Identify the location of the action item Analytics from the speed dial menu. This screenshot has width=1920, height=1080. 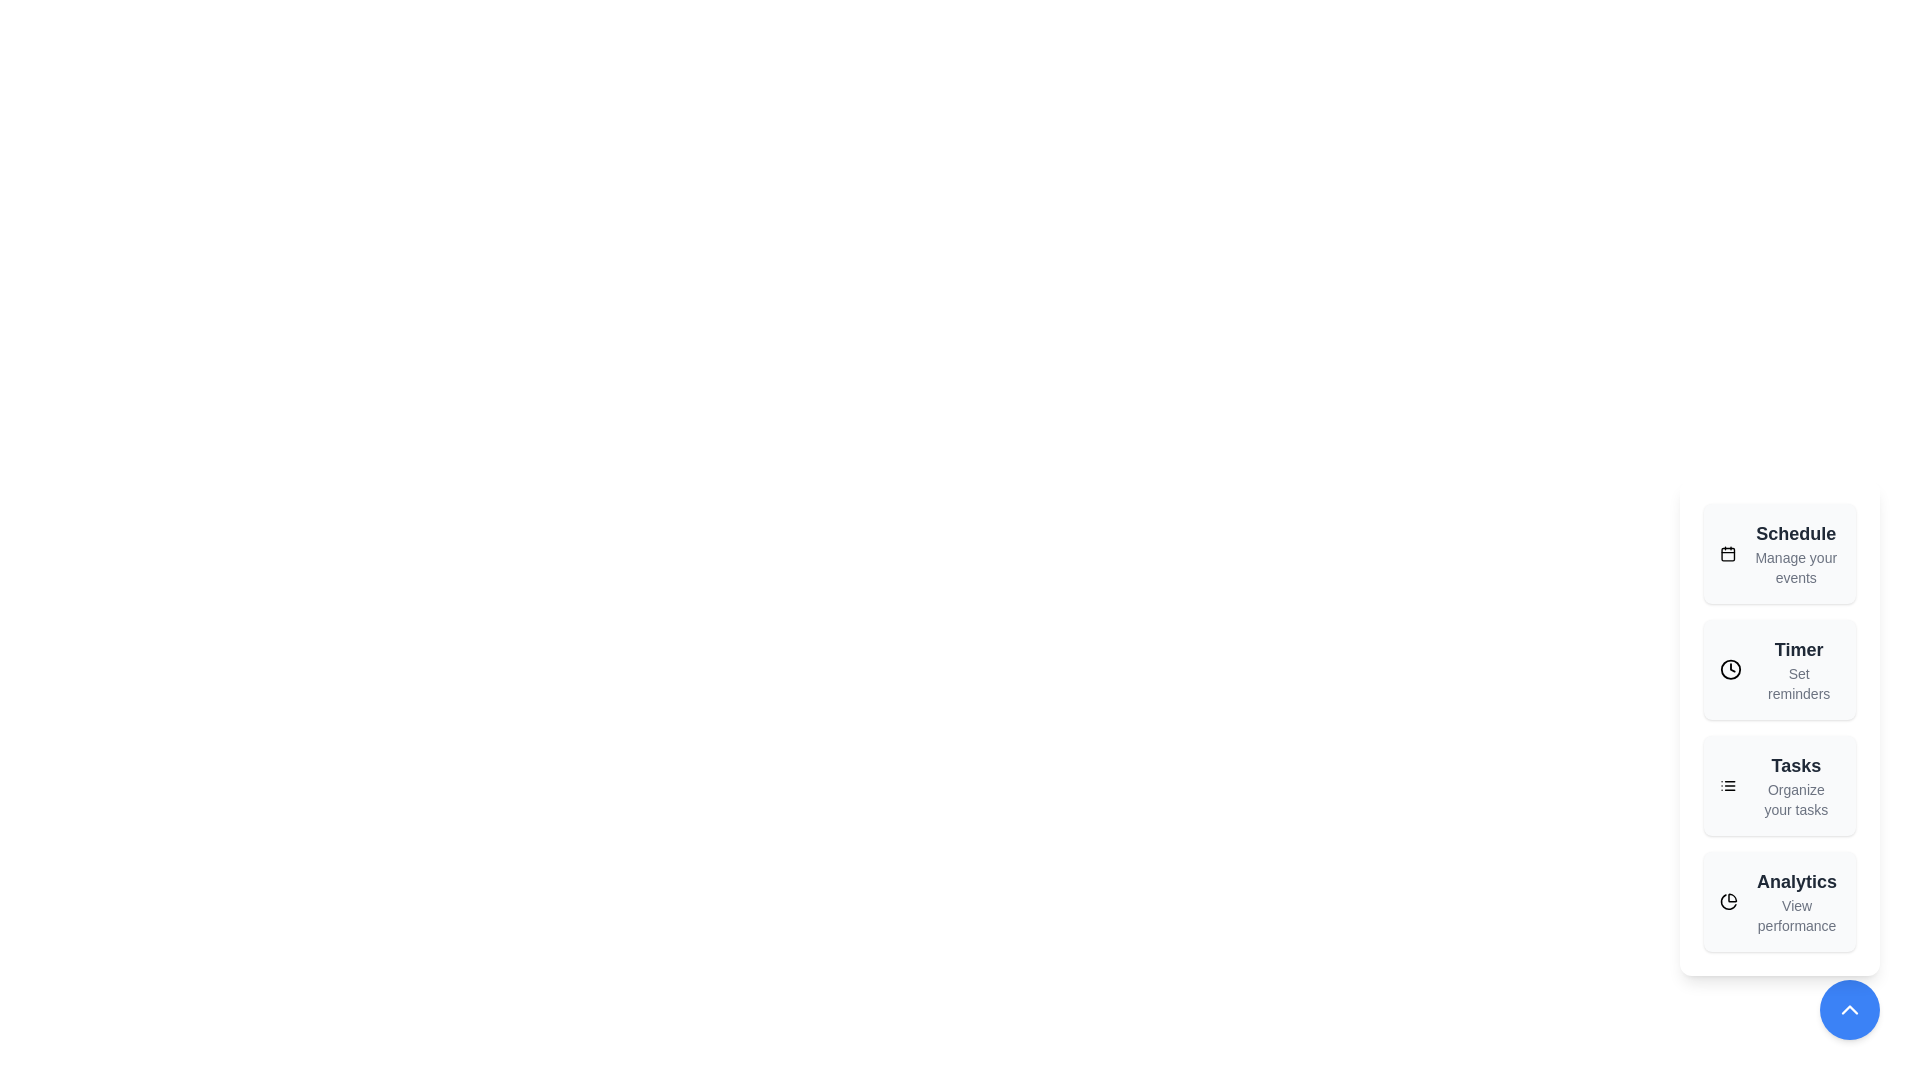
(1780, 902).